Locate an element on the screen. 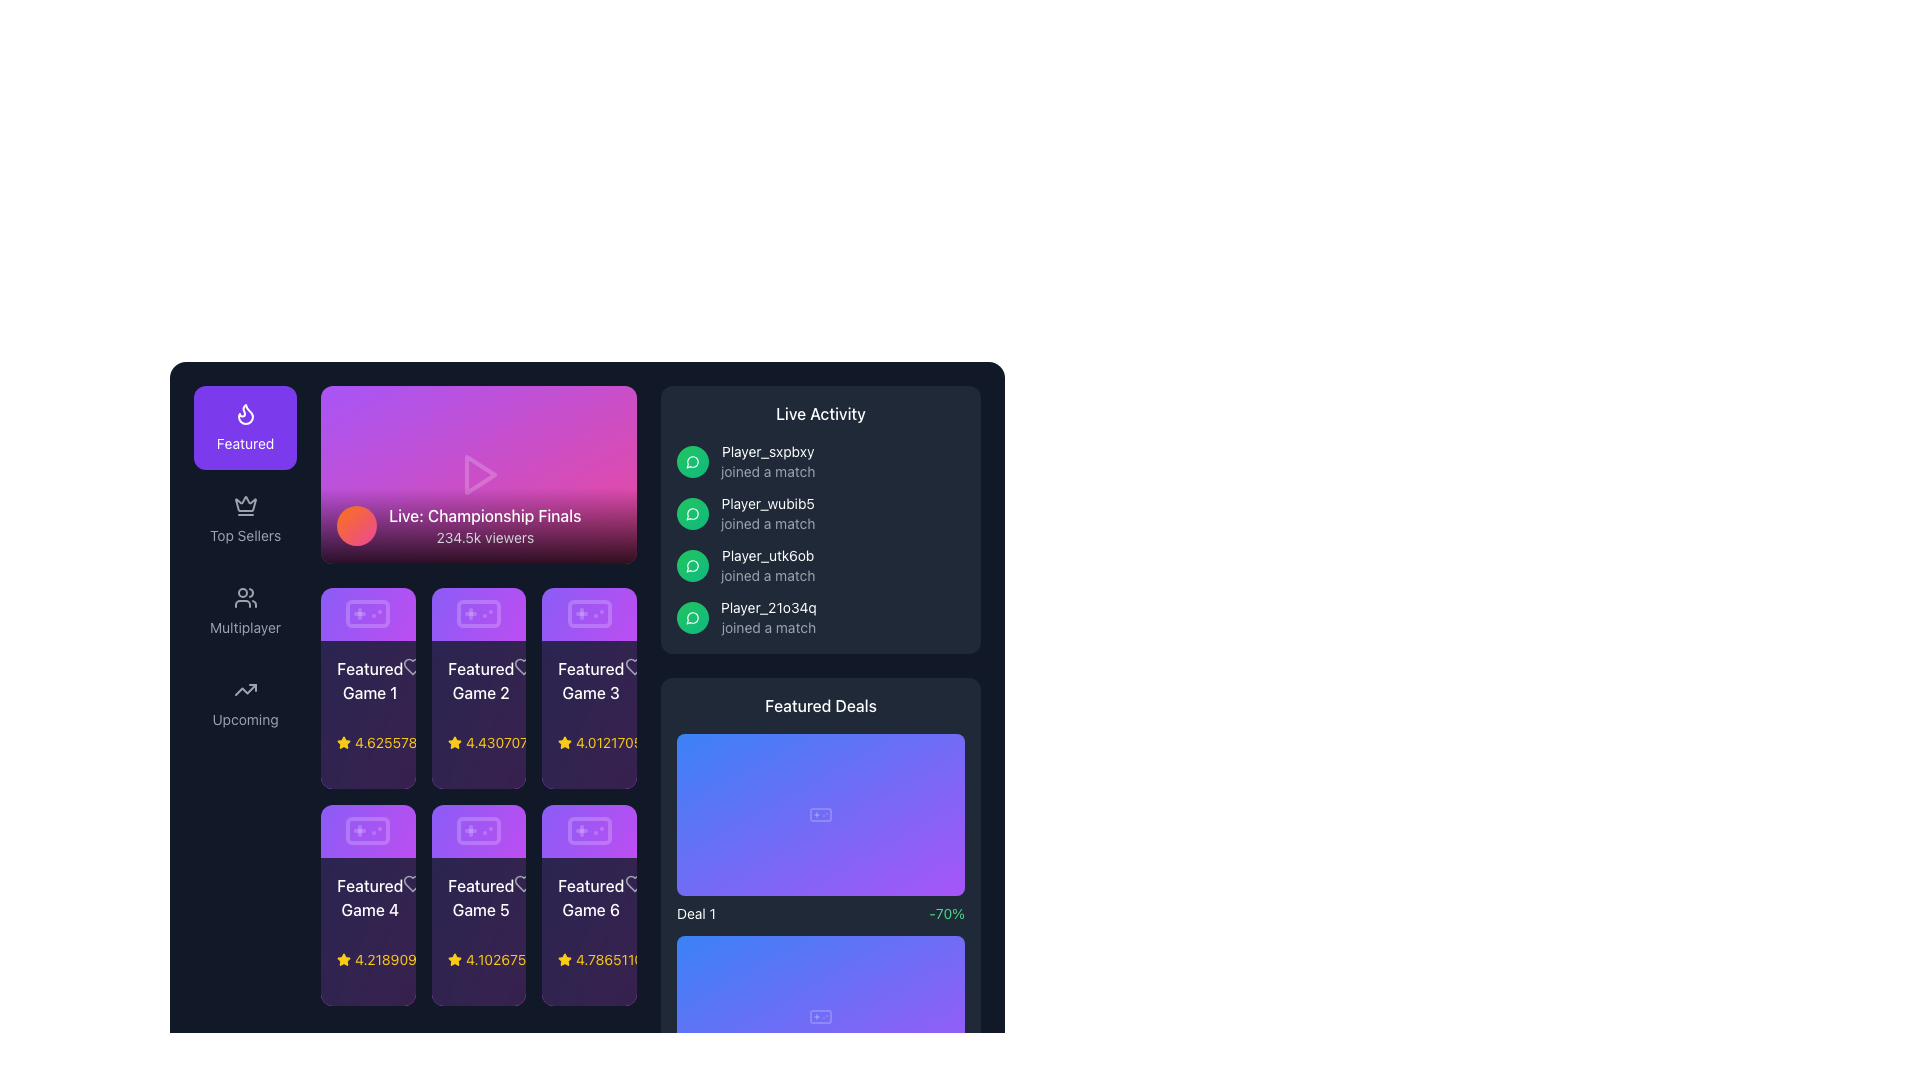 The image size is (1920, 1080). text of the static label indicating the username of the player who has joined a match, located in the 'Live Activity' panel, specifically the third entry from the top, adjacent to a green icon is located at coordinates (767, 555).